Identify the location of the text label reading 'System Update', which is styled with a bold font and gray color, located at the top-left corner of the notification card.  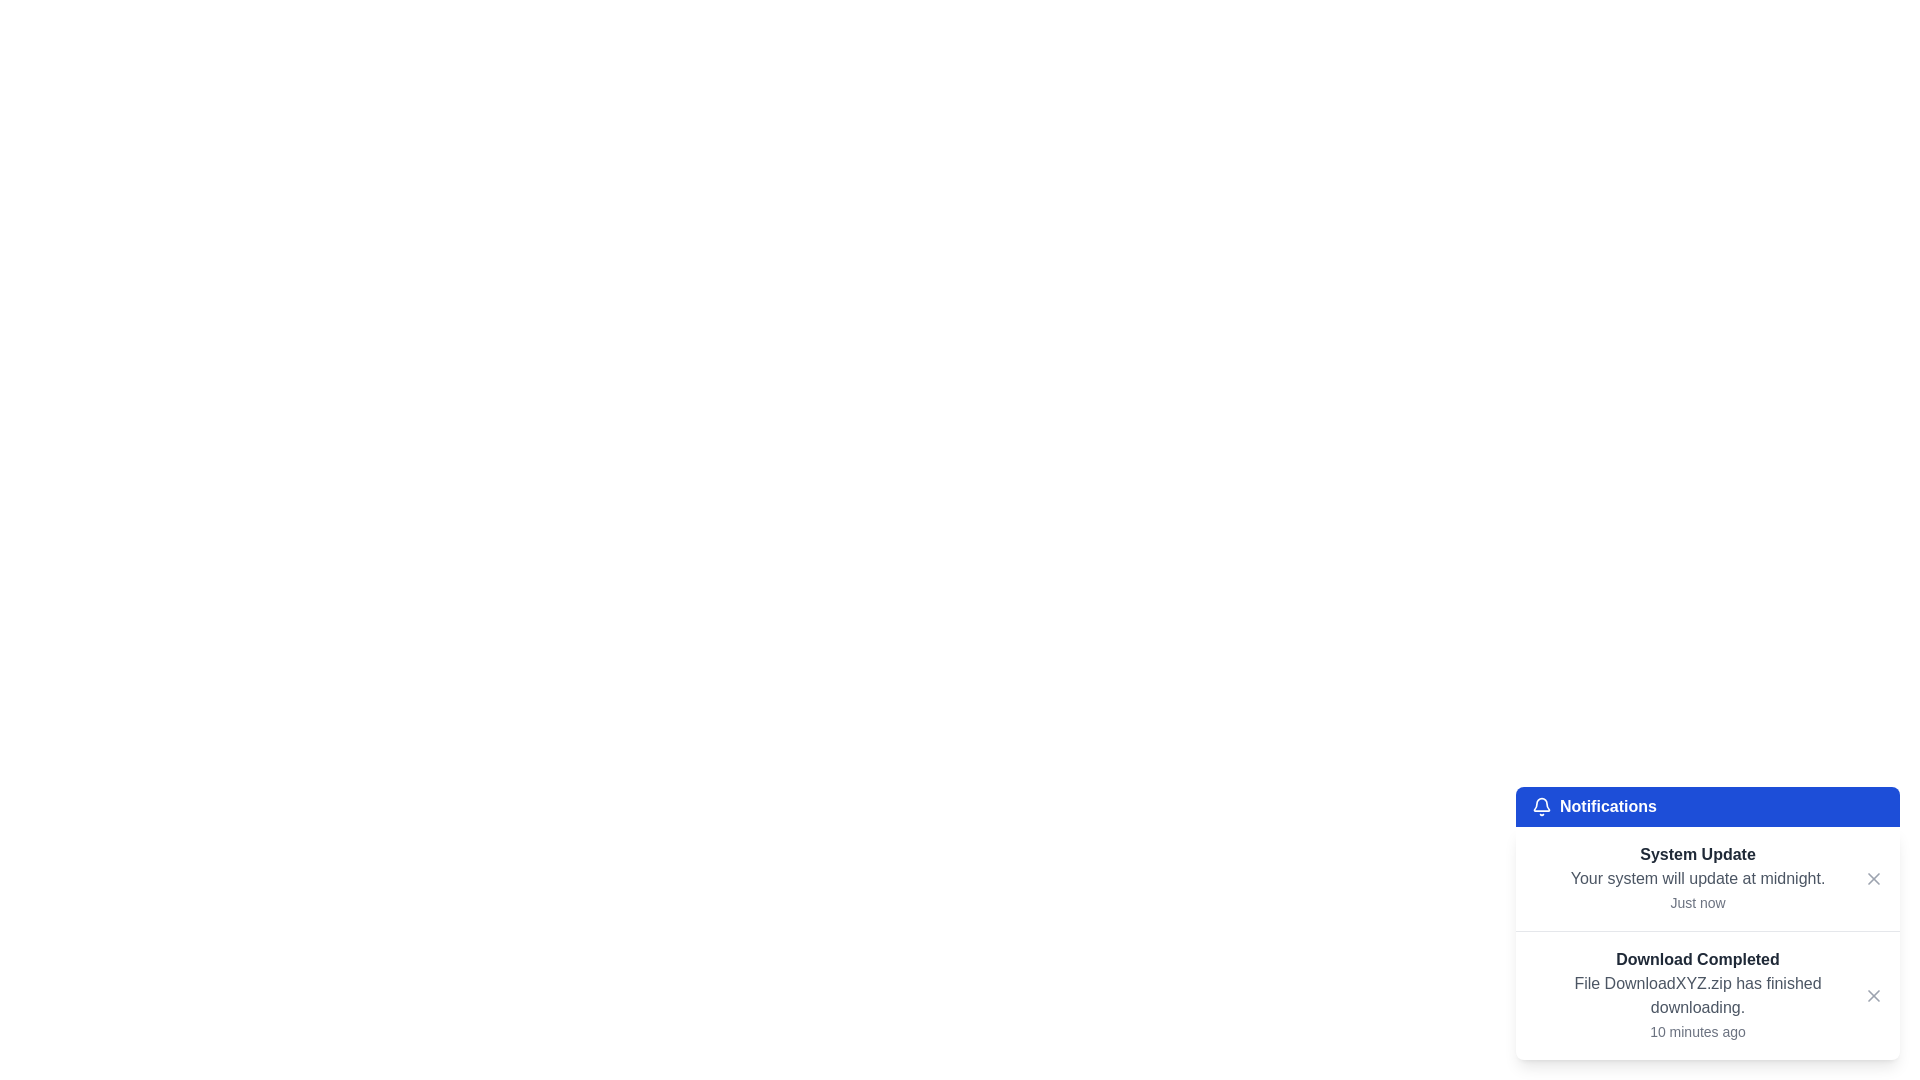
(1697, 855).